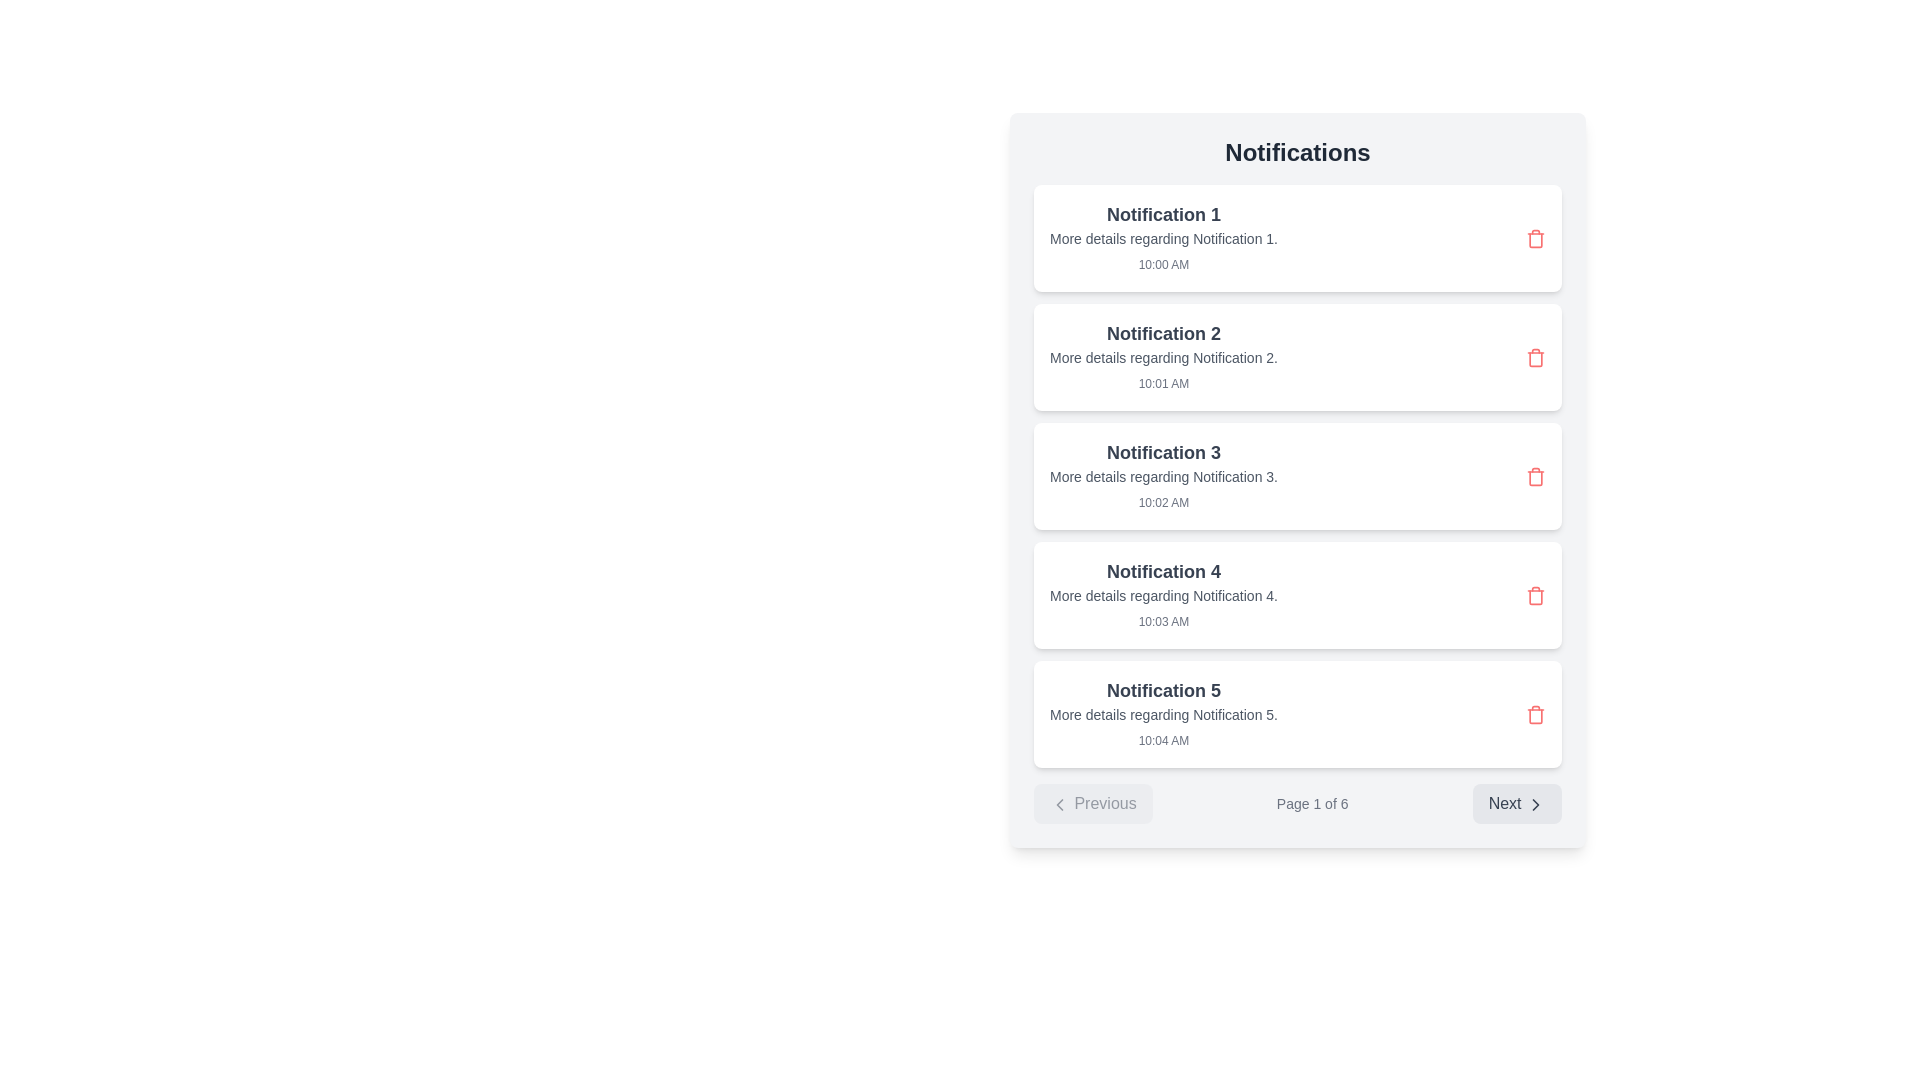 The height and width of the screenshot is (1080, 1920). What do you see at coordinates (1535, 356) in the screenshot?
I see `the red trash can icon button located at the far right side of the notification titled 'Notification 2'` at bounding box center [1535, 356].